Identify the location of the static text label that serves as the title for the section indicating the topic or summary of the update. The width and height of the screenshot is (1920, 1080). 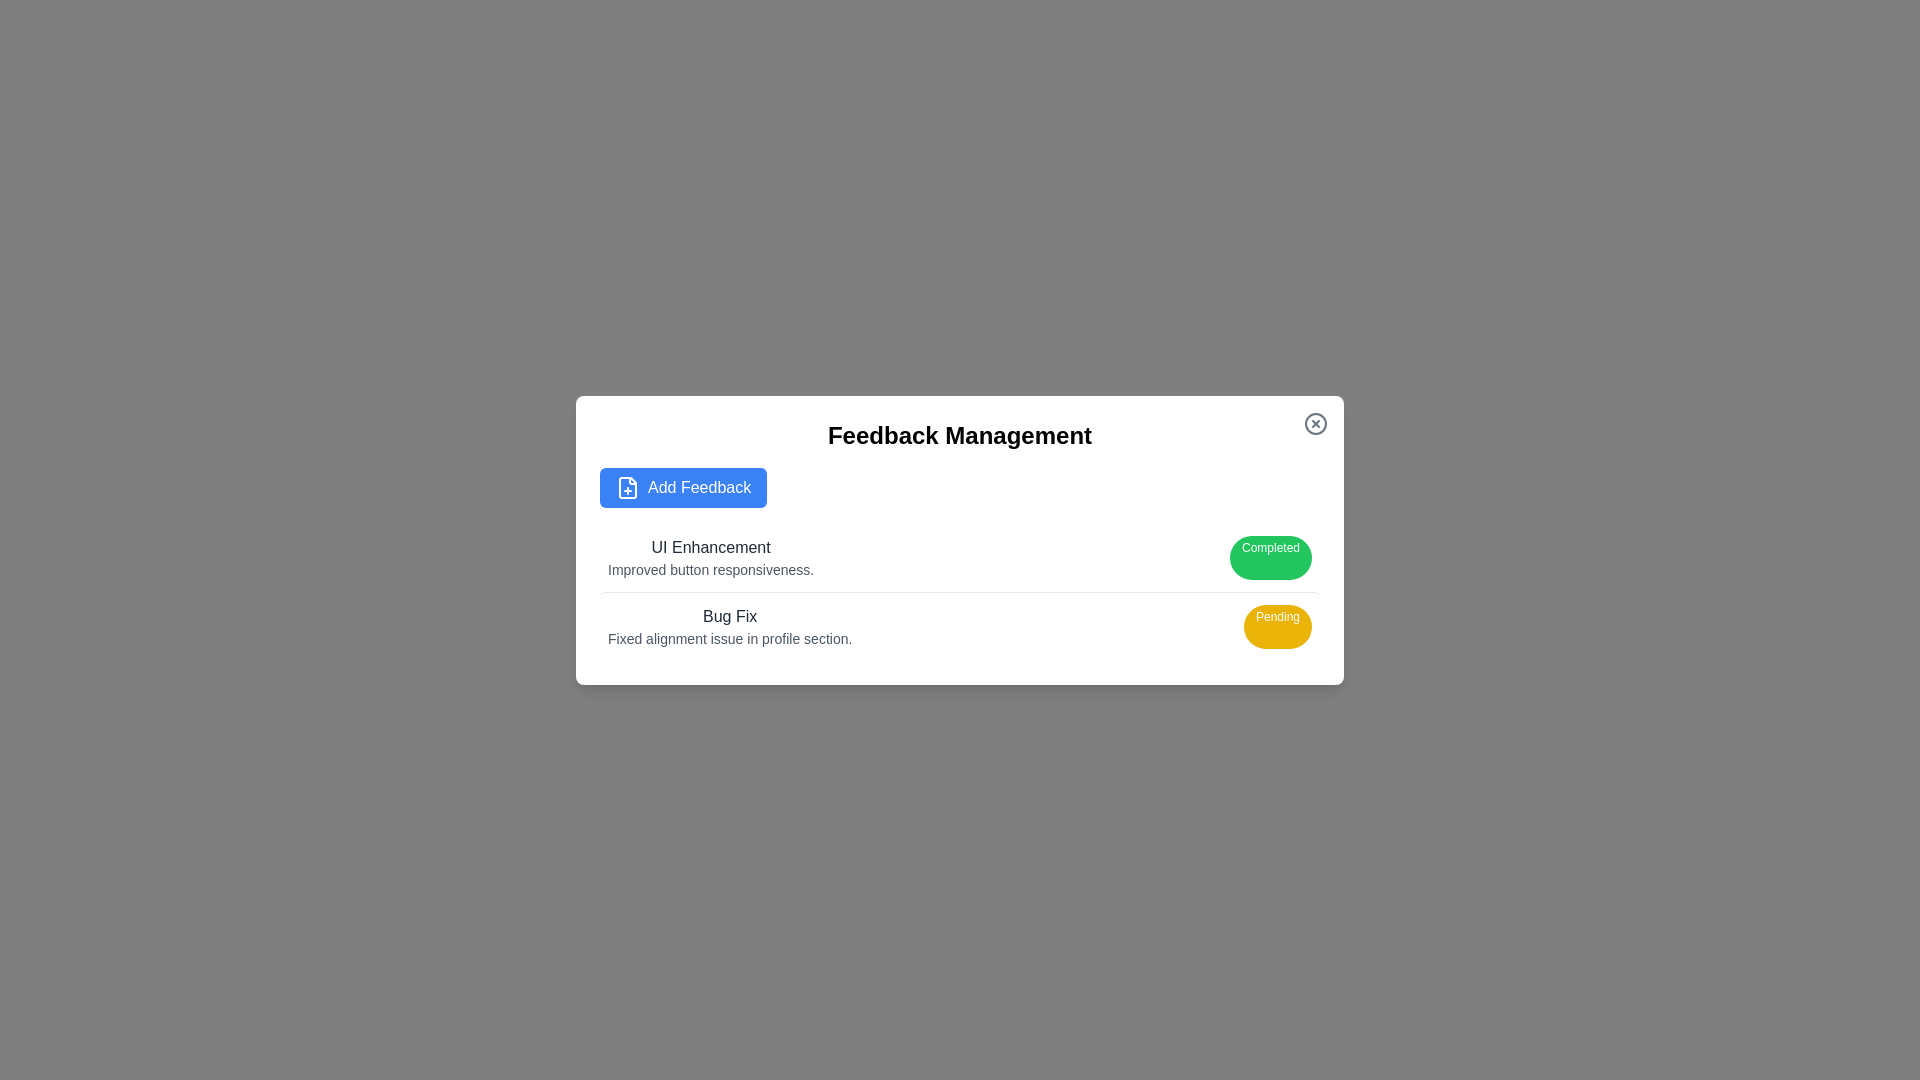
(729, 615).